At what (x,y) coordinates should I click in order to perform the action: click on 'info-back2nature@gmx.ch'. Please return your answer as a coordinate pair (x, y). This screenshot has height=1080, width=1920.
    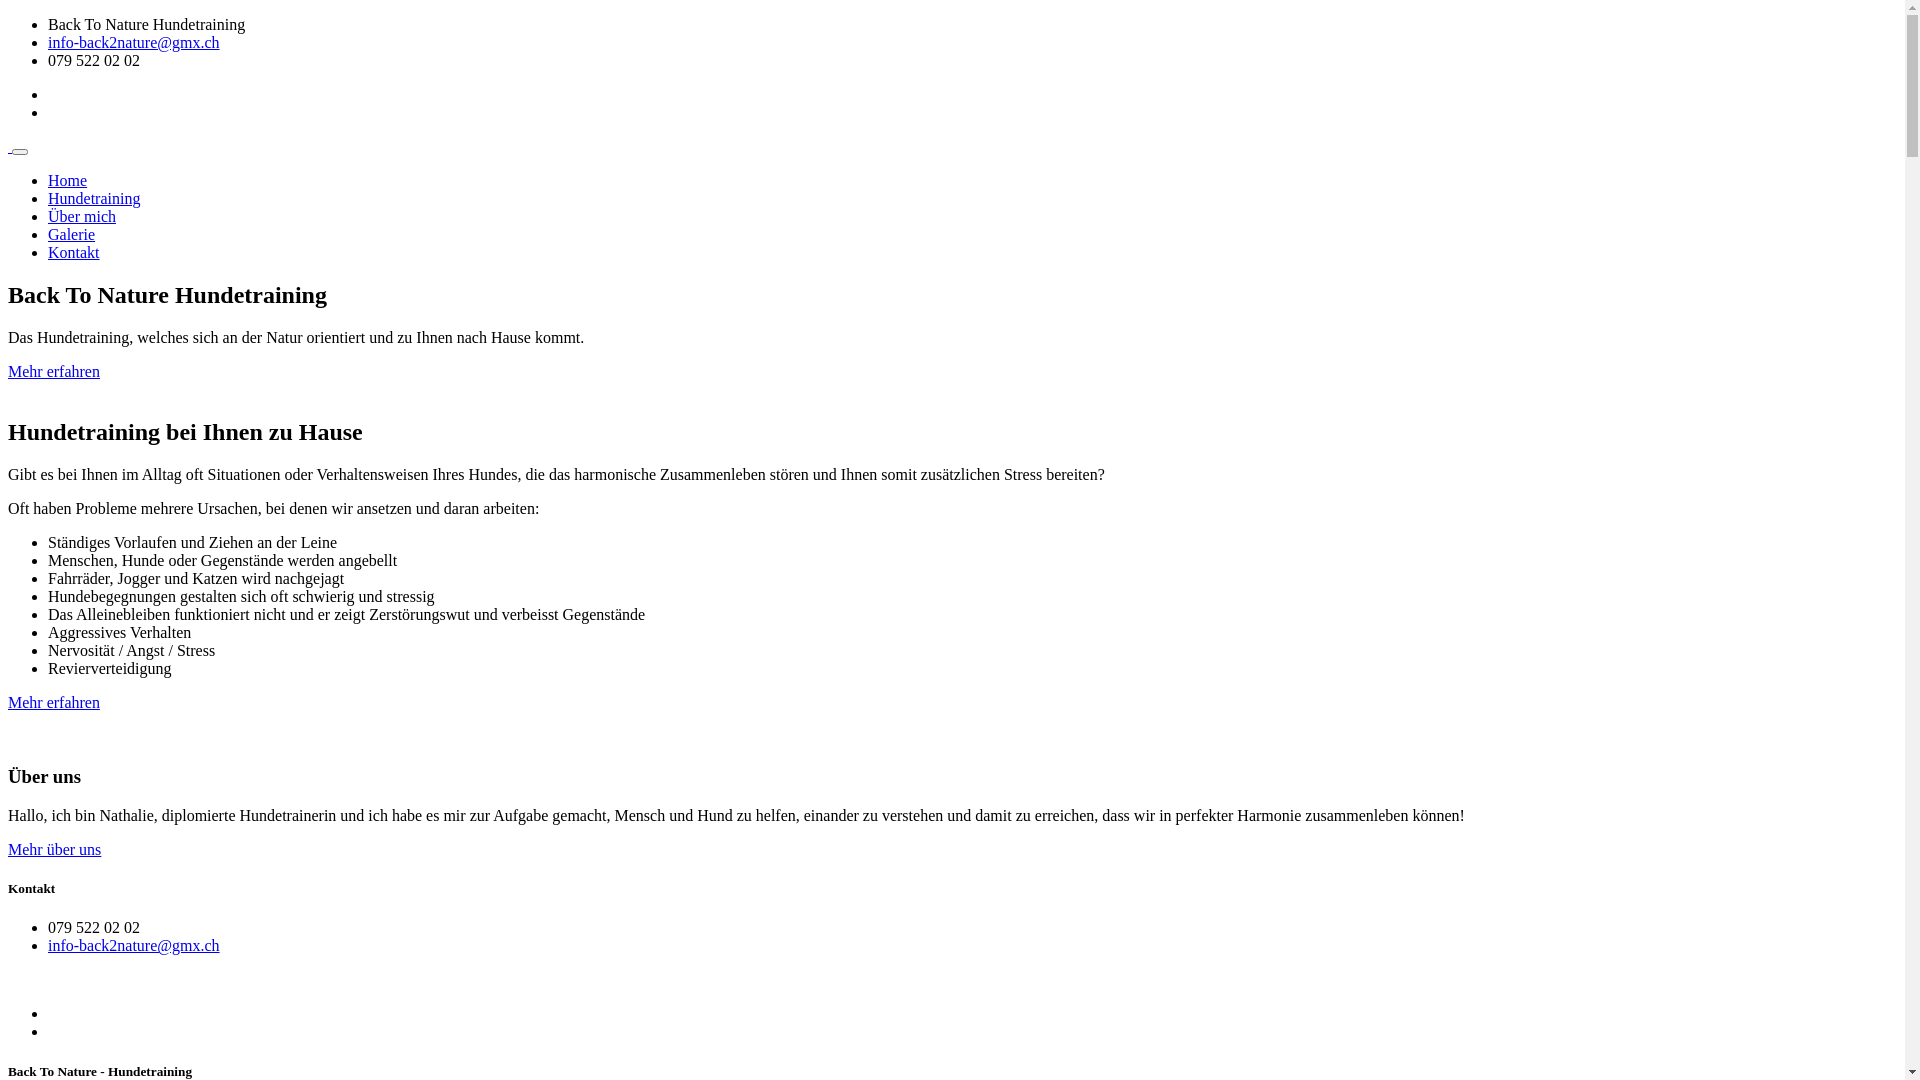
    Looking at the image, I should click on (133, 42).